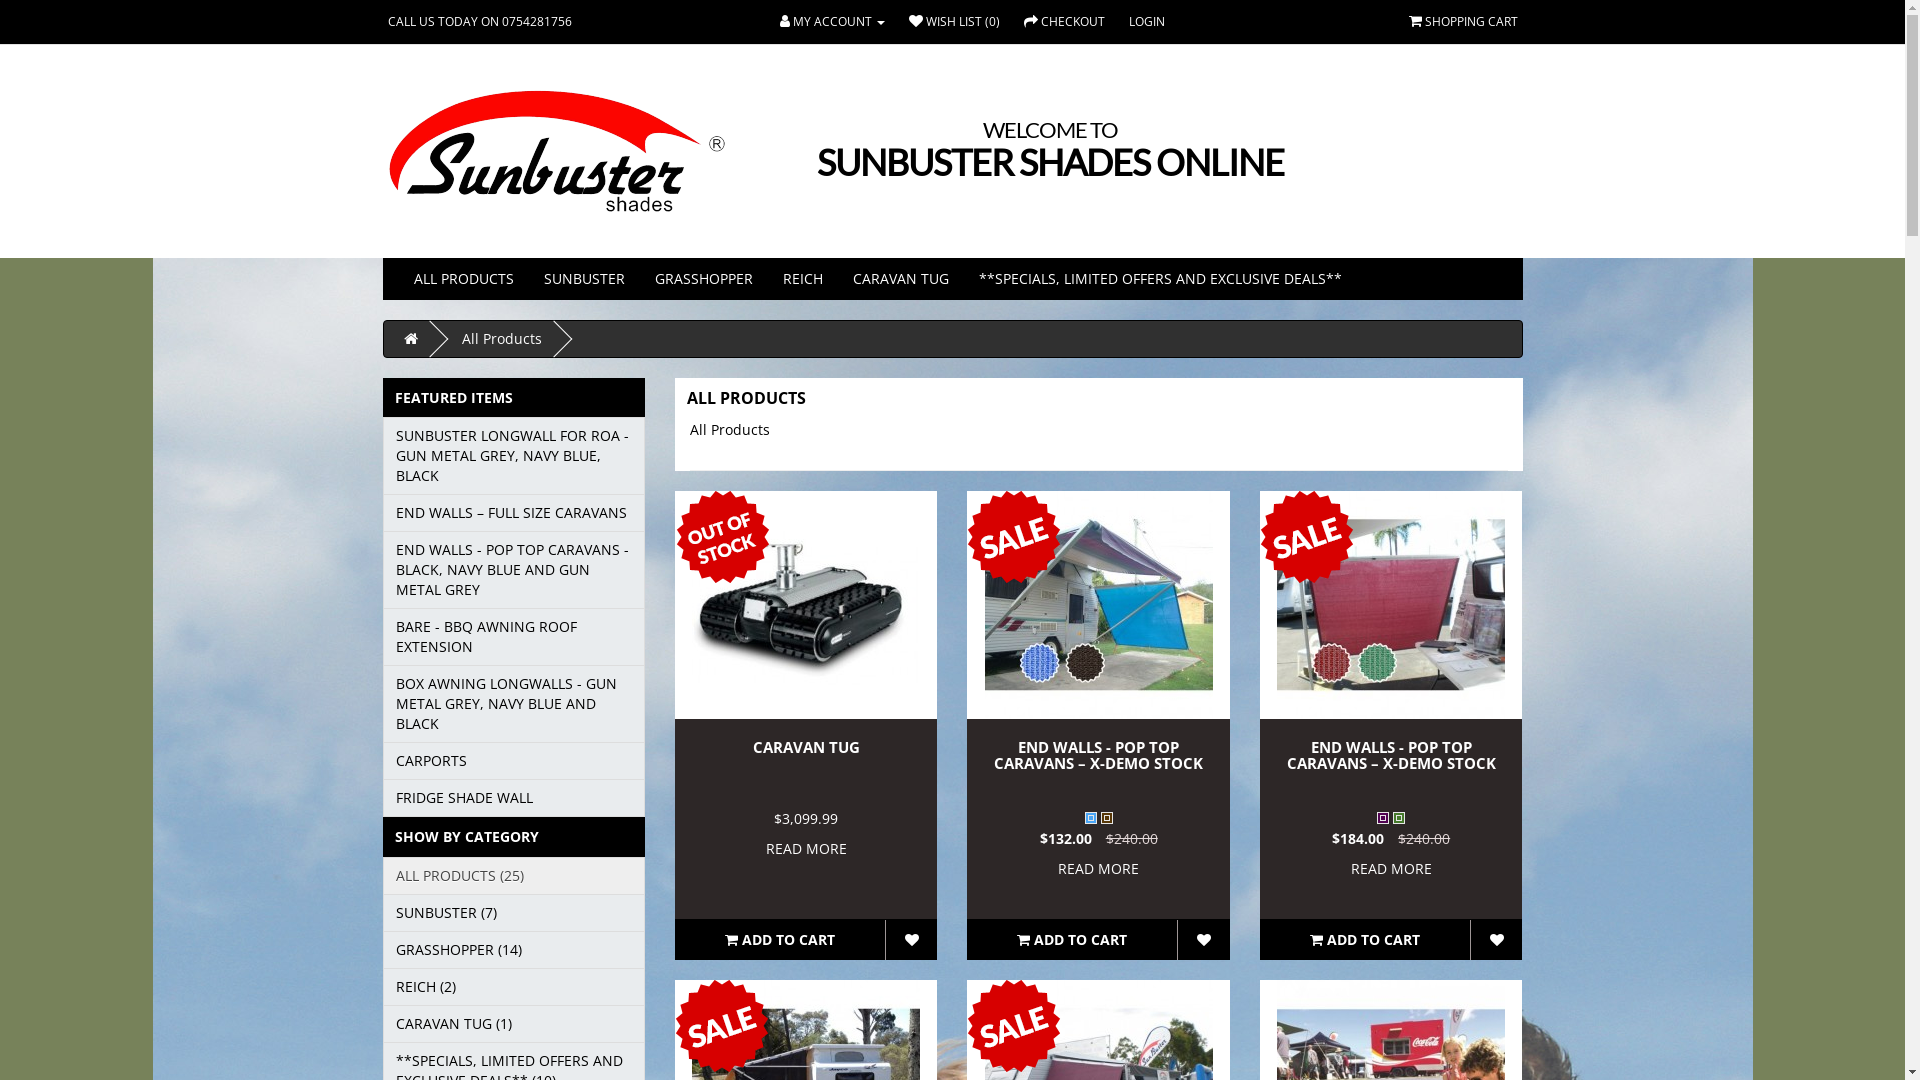  Describe the element at coordinates (582, 278) in the screenshot. I see `'SUNBUSTER'` at that location.